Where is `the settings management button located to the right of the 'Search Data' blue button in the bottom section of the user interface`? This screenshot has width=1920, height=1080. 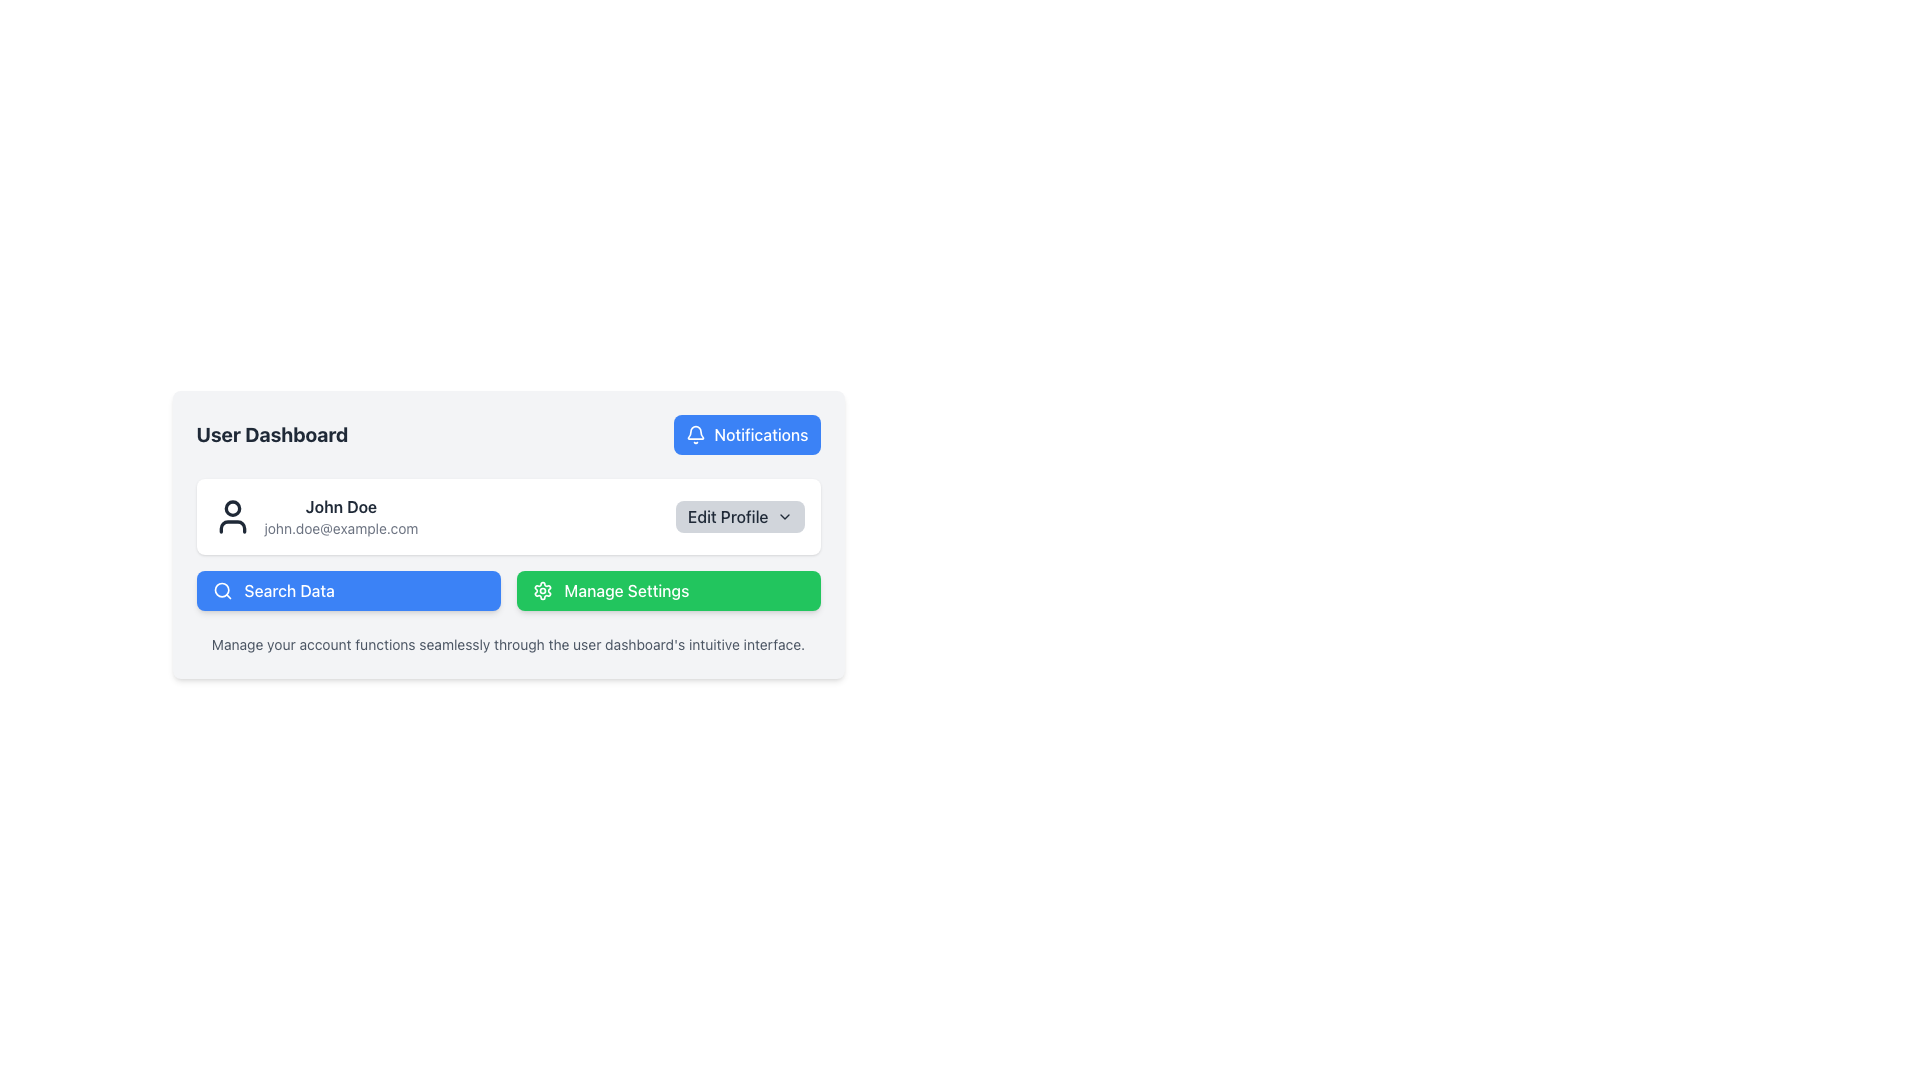 the settings management button located to the right of the 'Search Data' blue button in the bottom section of the user interface is located at coordinates (668, 589).